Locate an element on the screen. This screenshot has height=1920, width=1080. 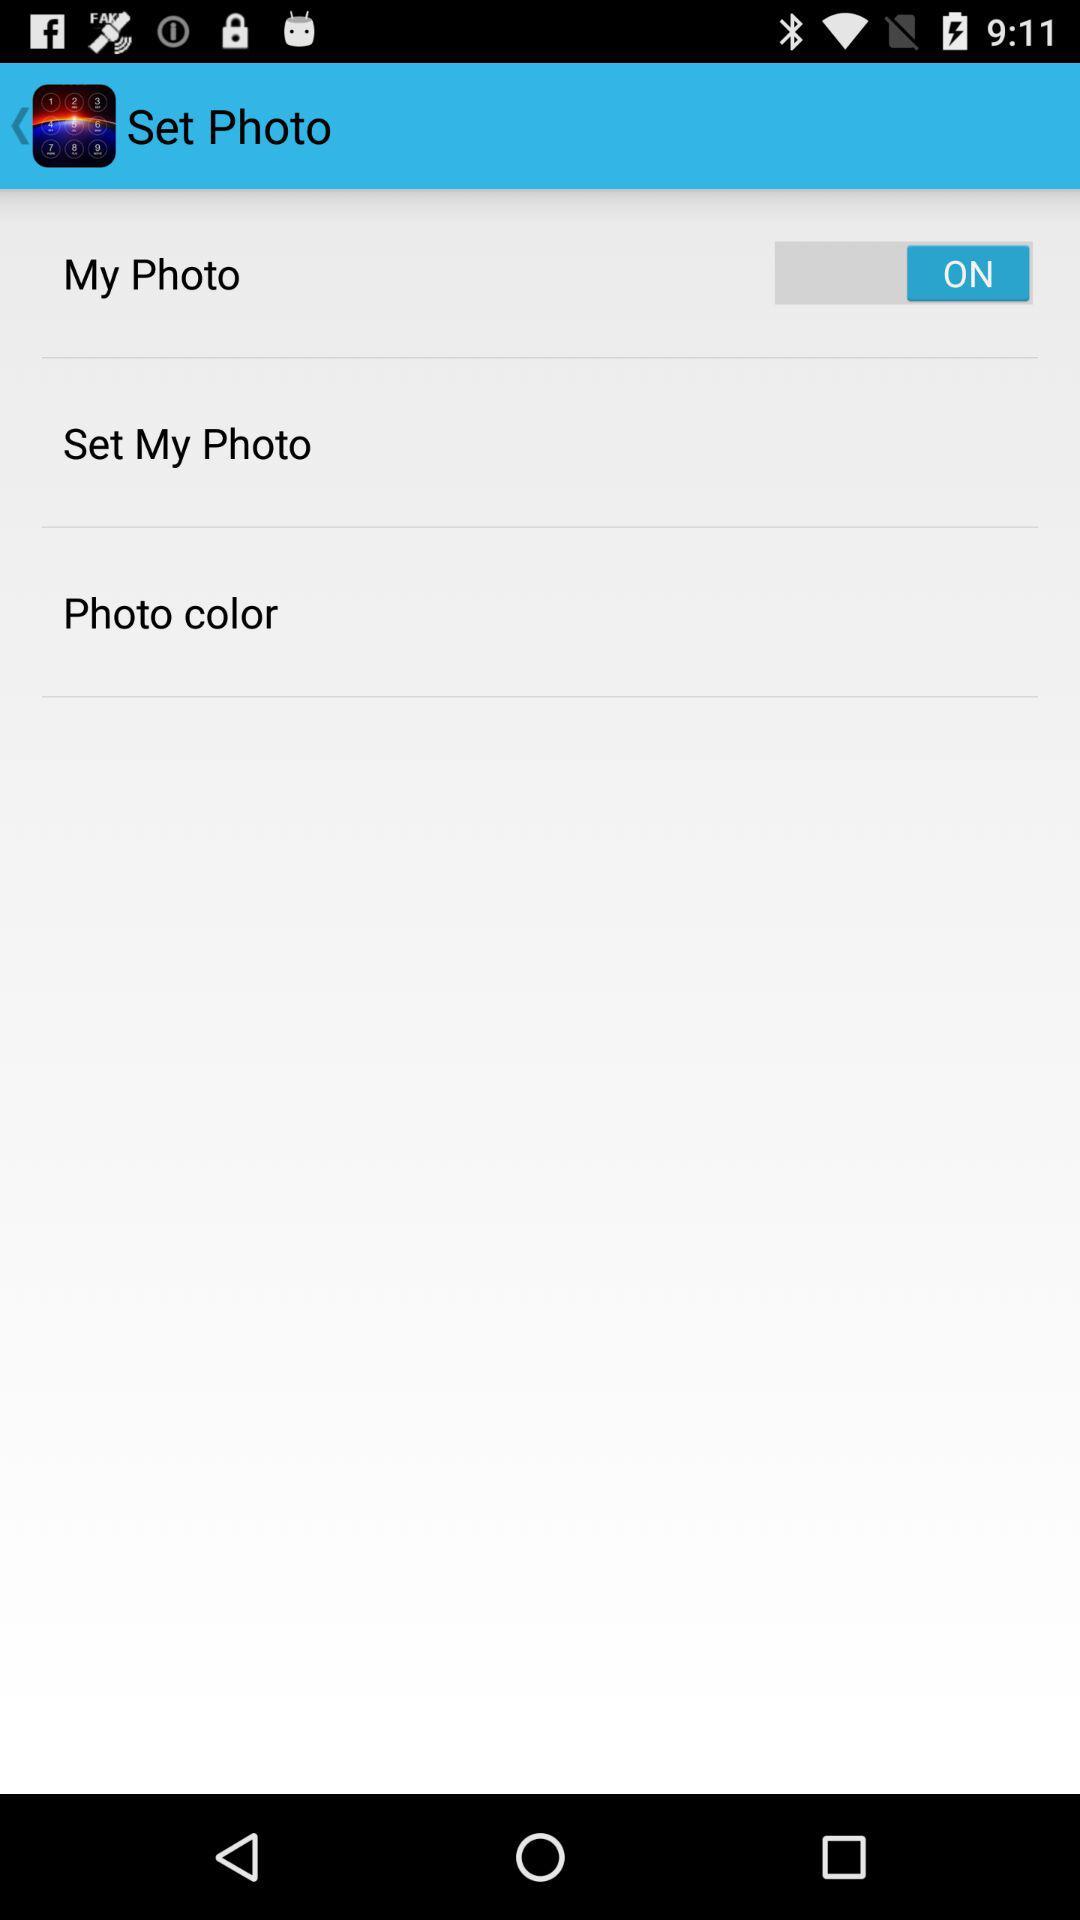
item at the top right corner is located at coordinates (903, 272).